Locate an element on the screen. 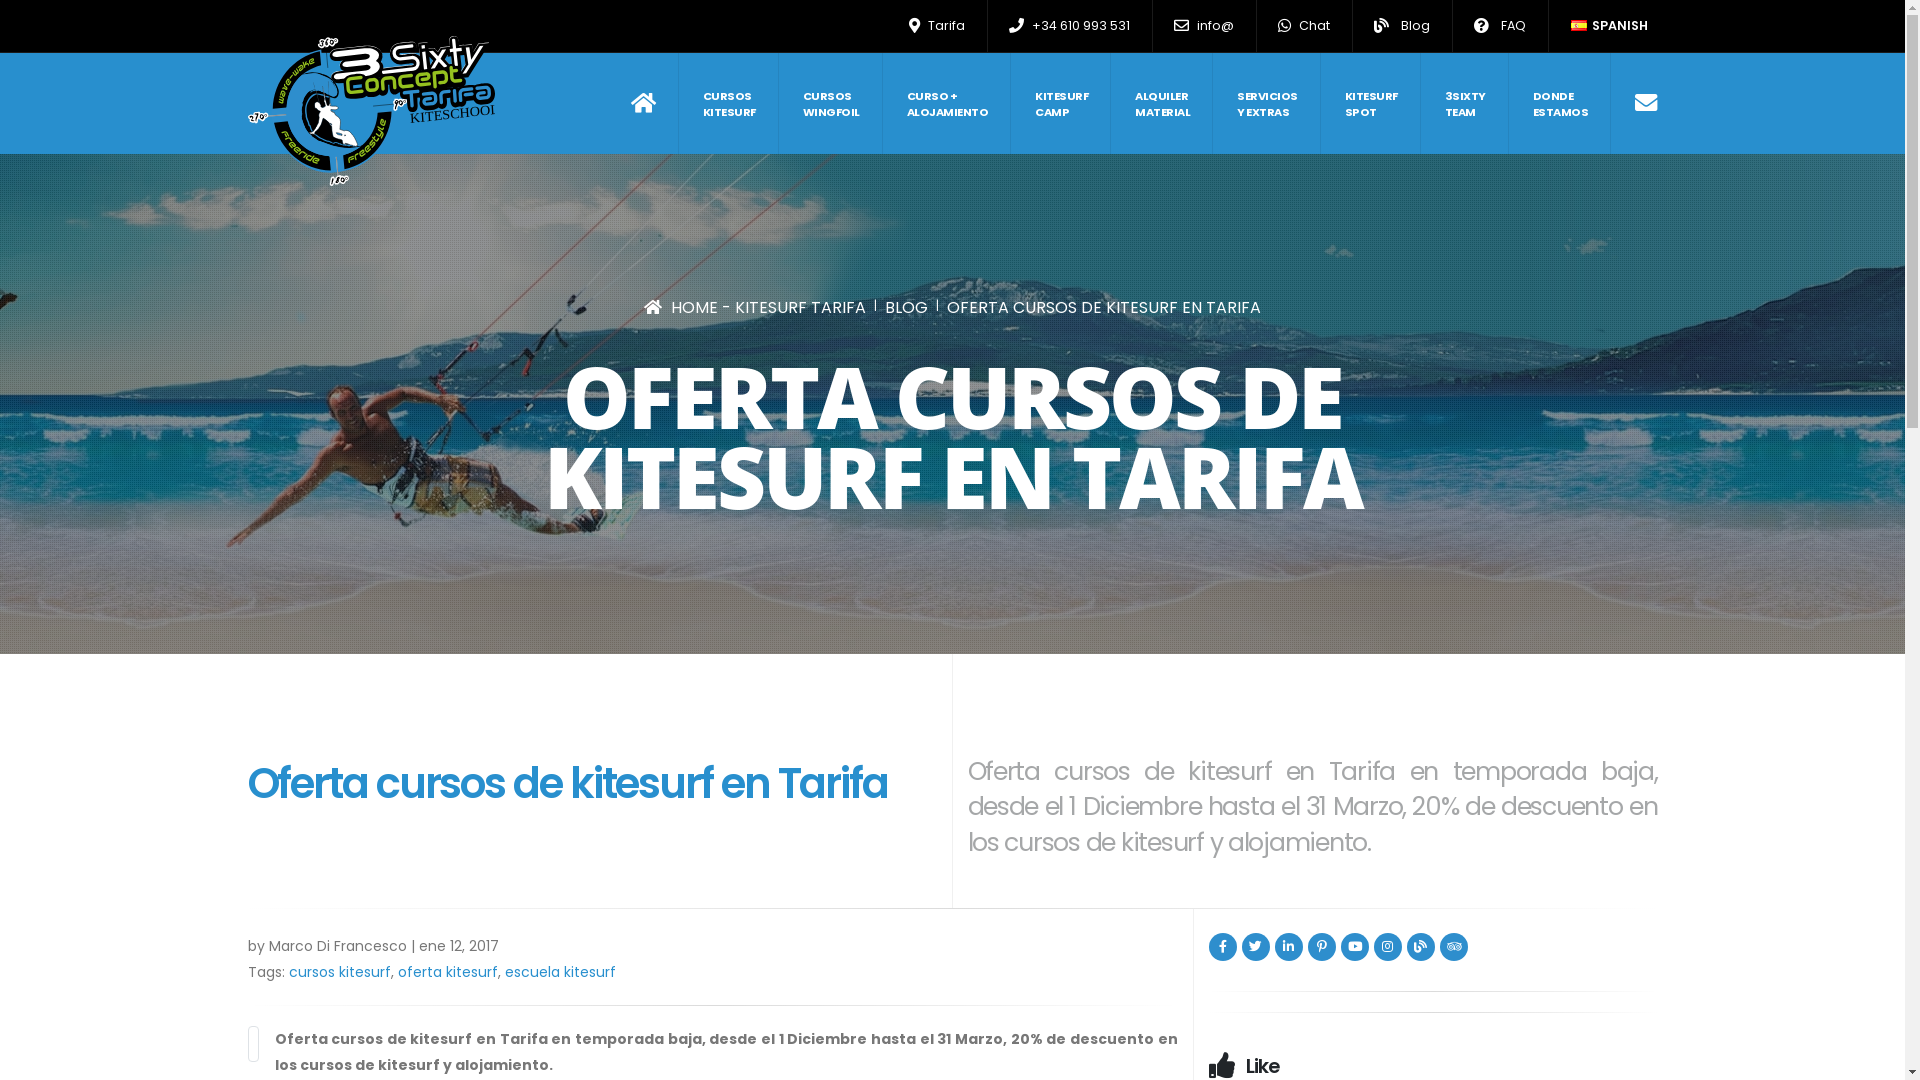  '3SIXTY TEAM' is located at coordinates (1464, 103).